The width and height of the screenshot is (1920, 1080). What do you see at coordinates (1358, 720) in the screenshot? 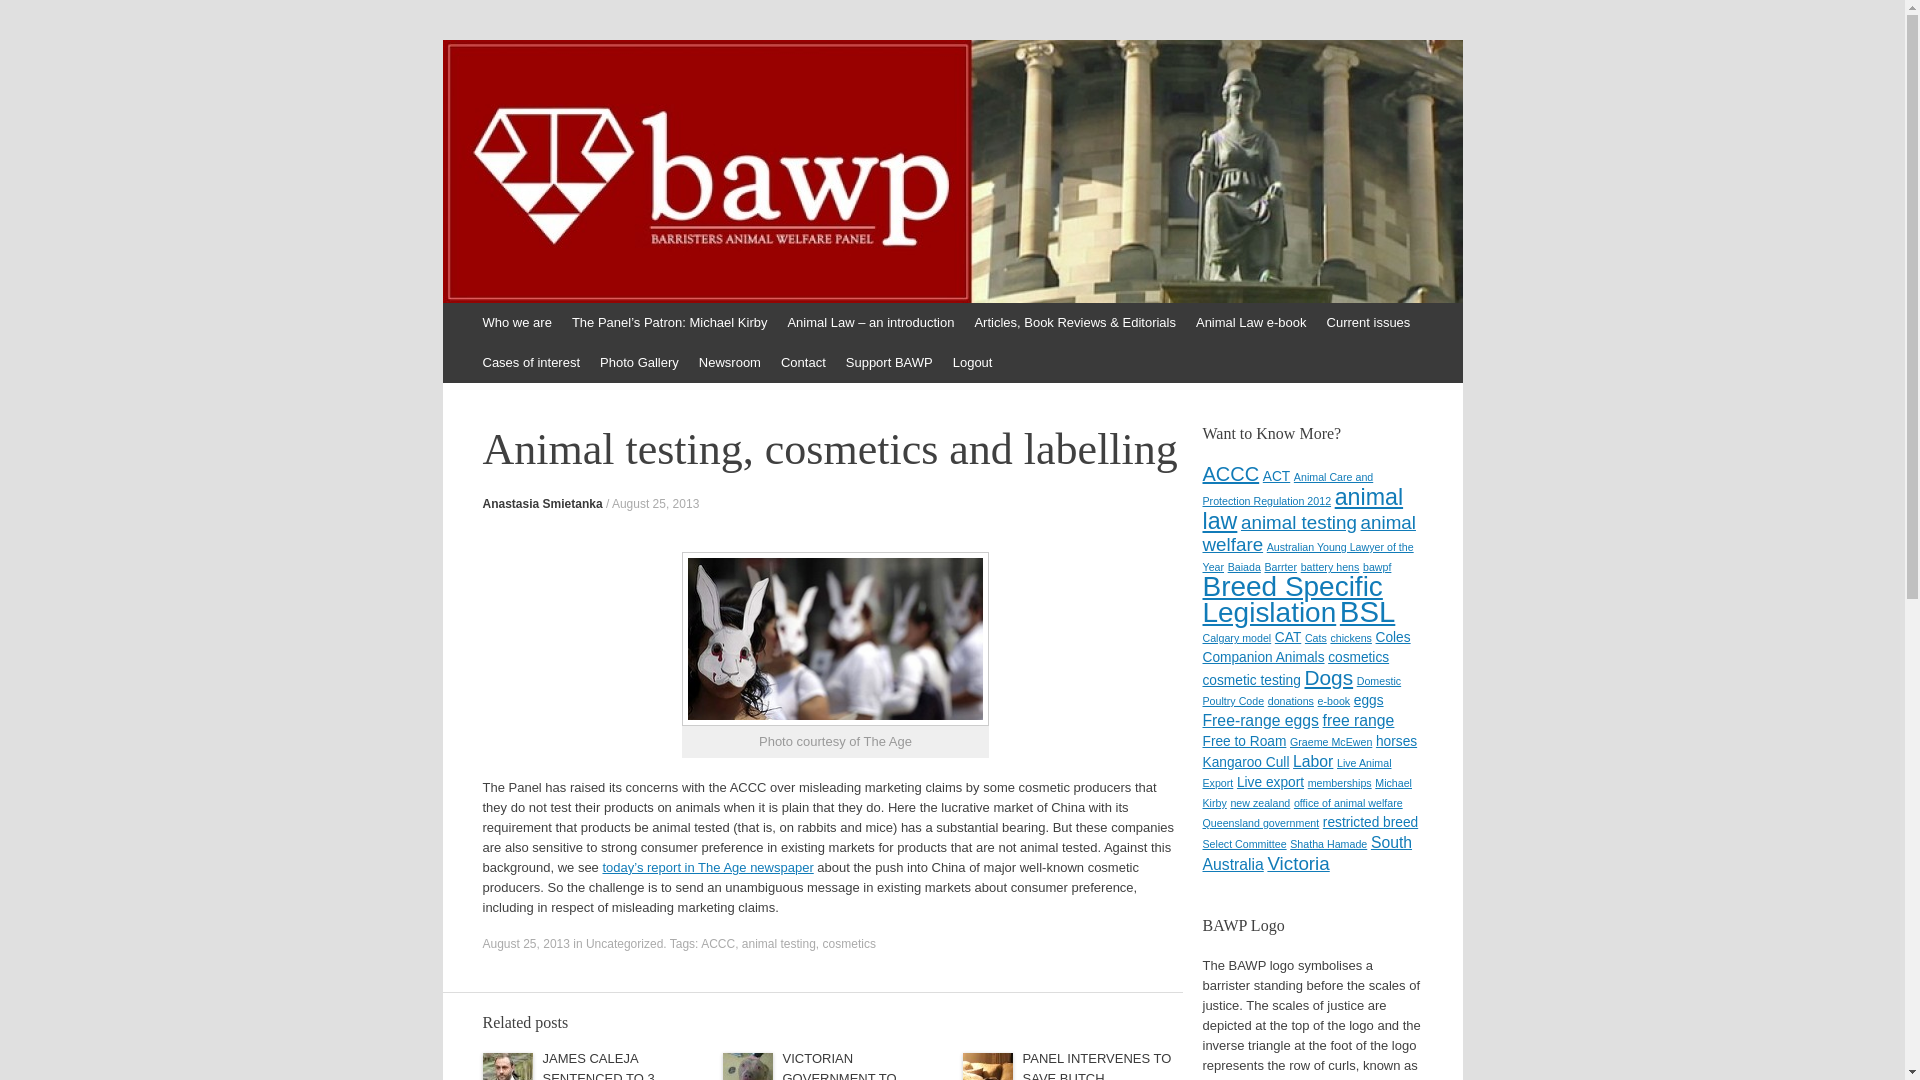
I see `'free range'` at bounding box center [1358, 720].